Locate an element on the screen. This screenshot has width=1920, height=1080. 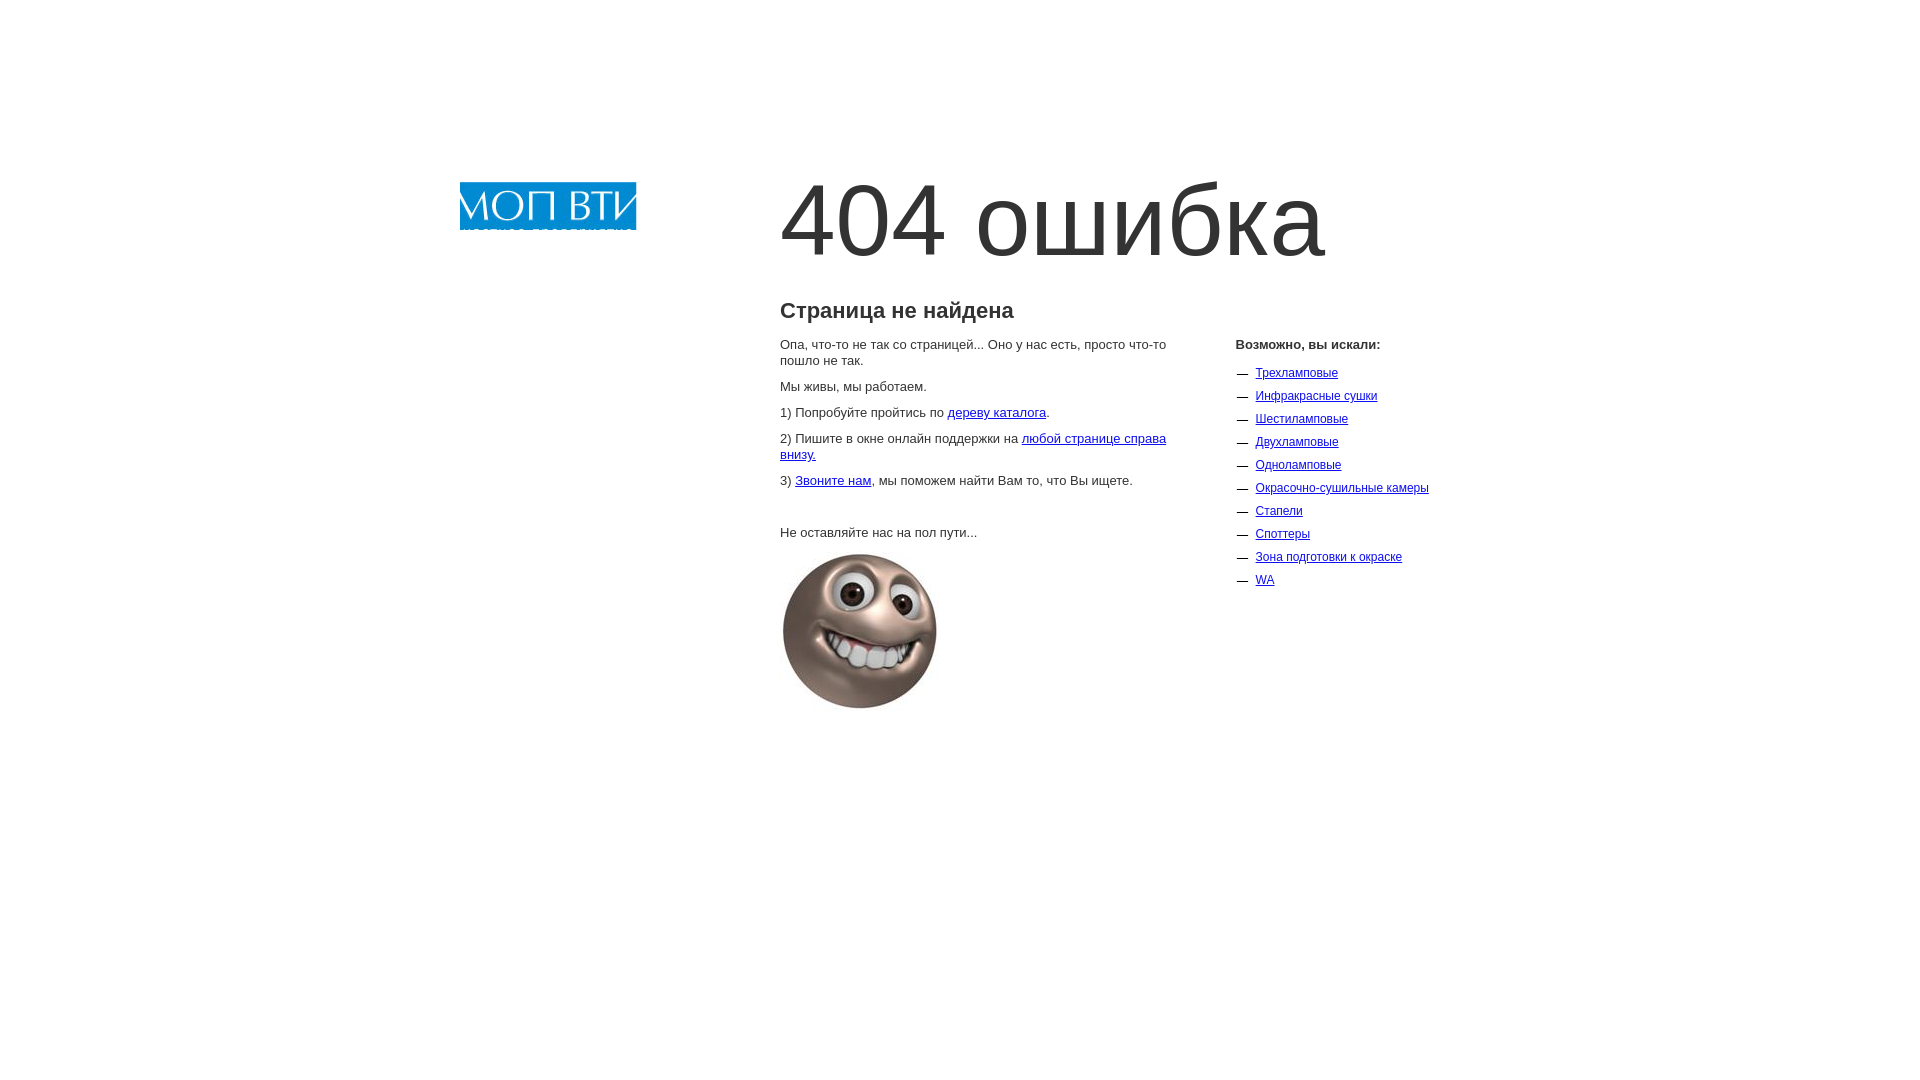
'WA' is located at coordinates (1264, 579).